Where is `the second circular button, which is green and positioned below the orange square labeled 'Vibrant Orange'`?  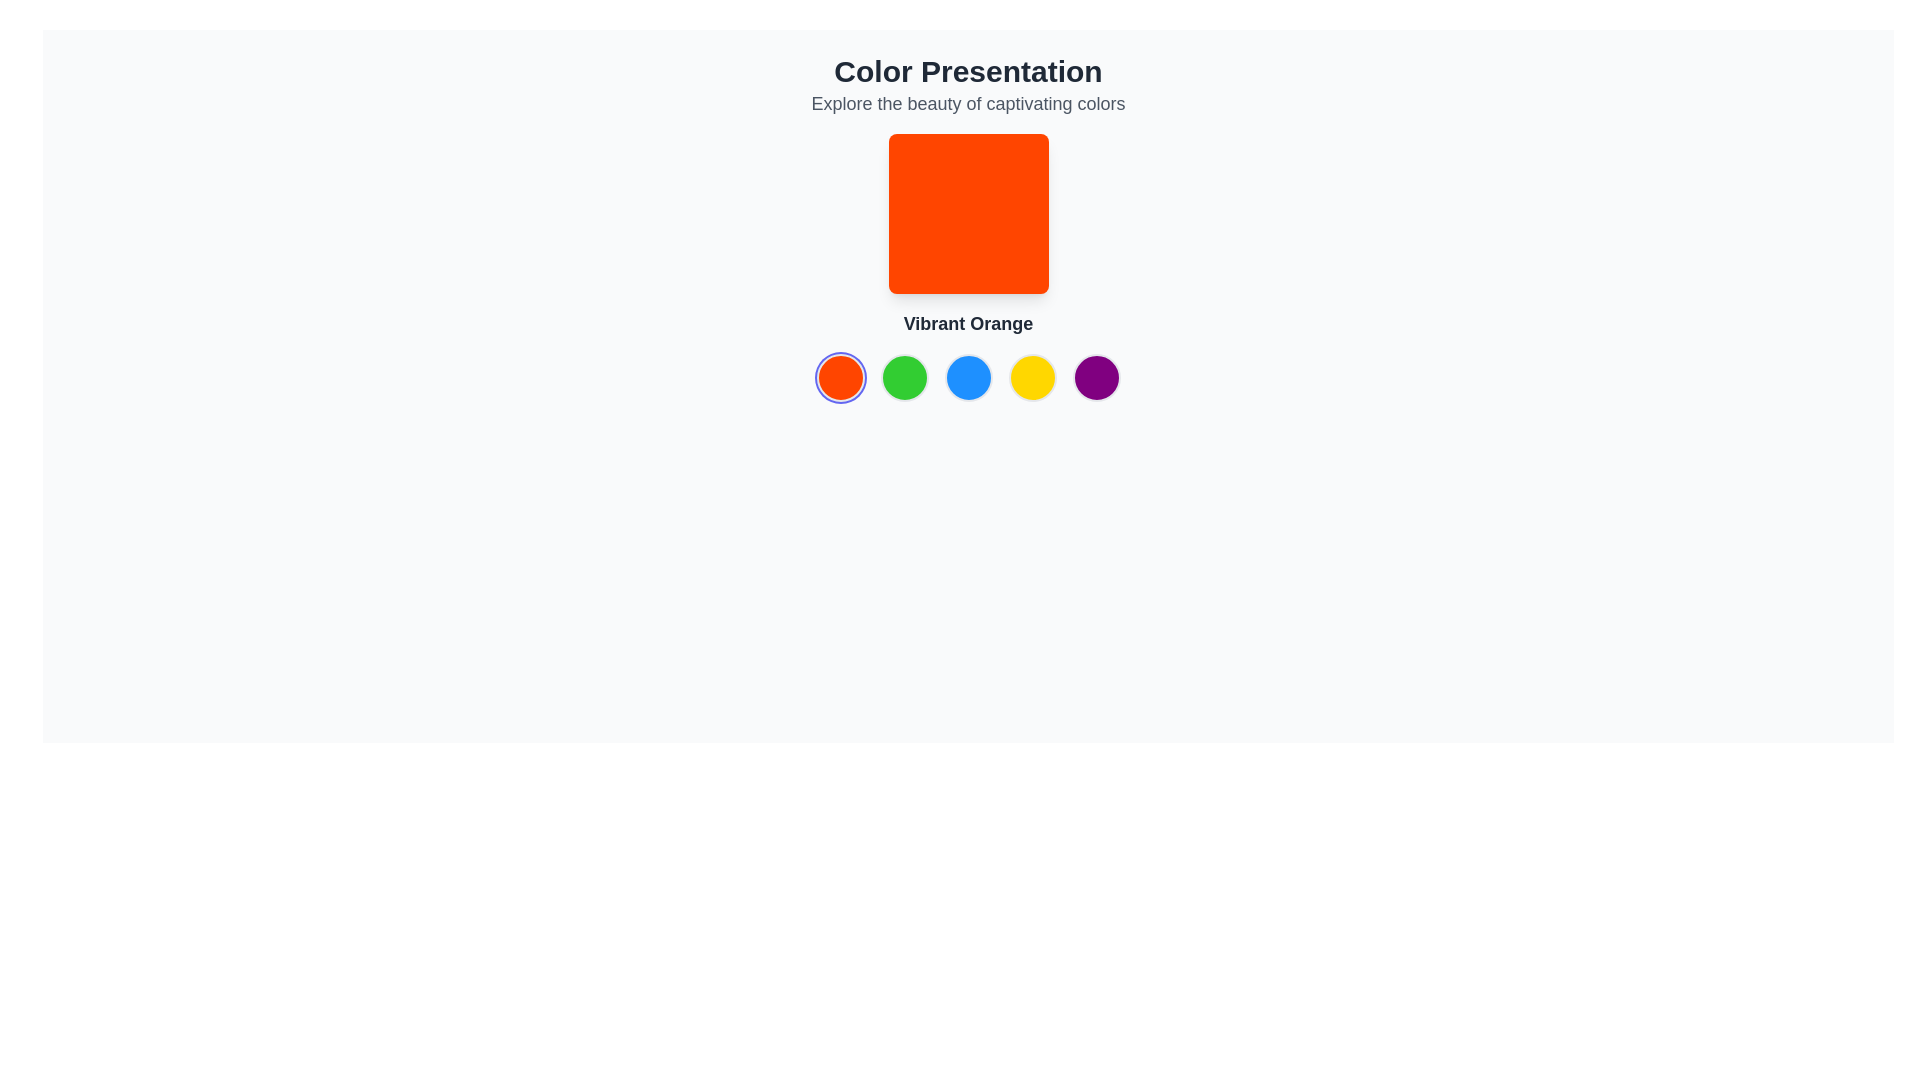
the second circular button, which is green and positioned below the orange square labeled 'Vibrant Orange' is located at coordinates (903, 378).